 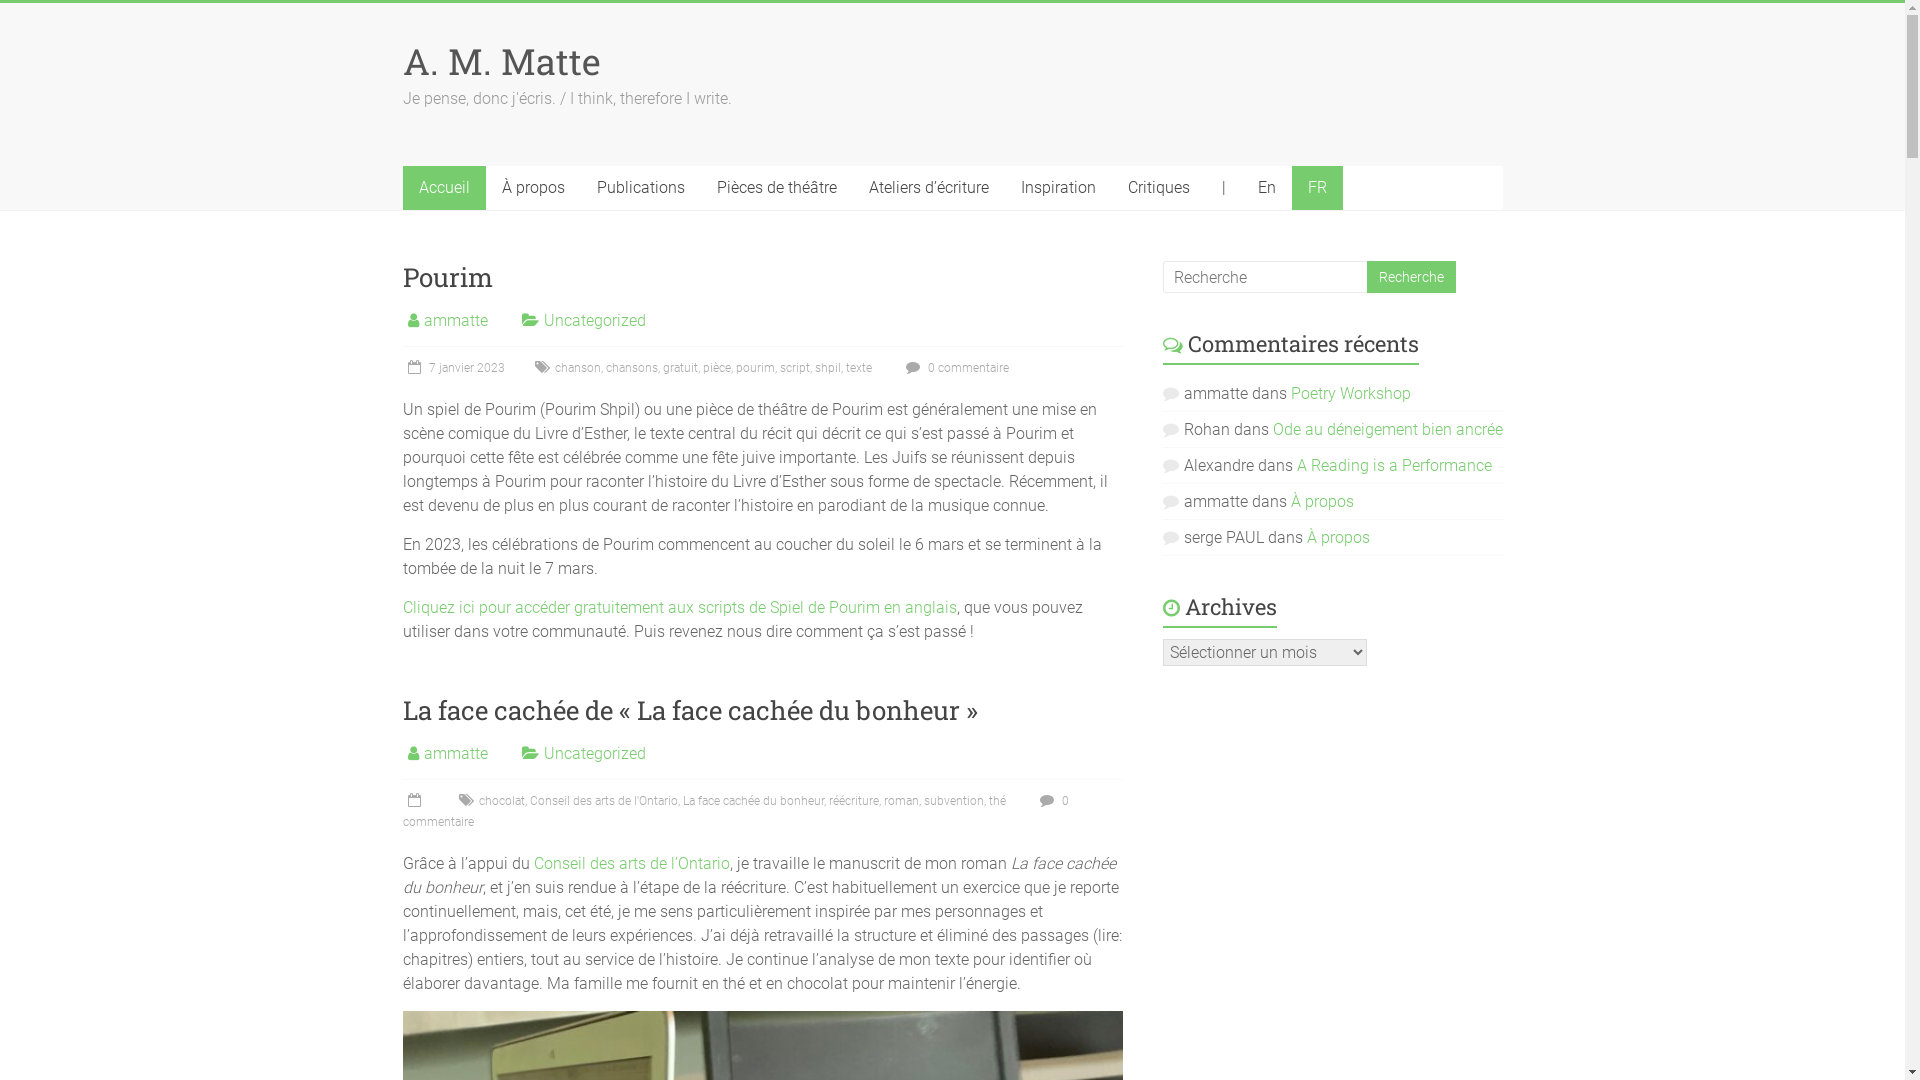 I want to click on 'Uncategorized', so click(x=594, y=319).